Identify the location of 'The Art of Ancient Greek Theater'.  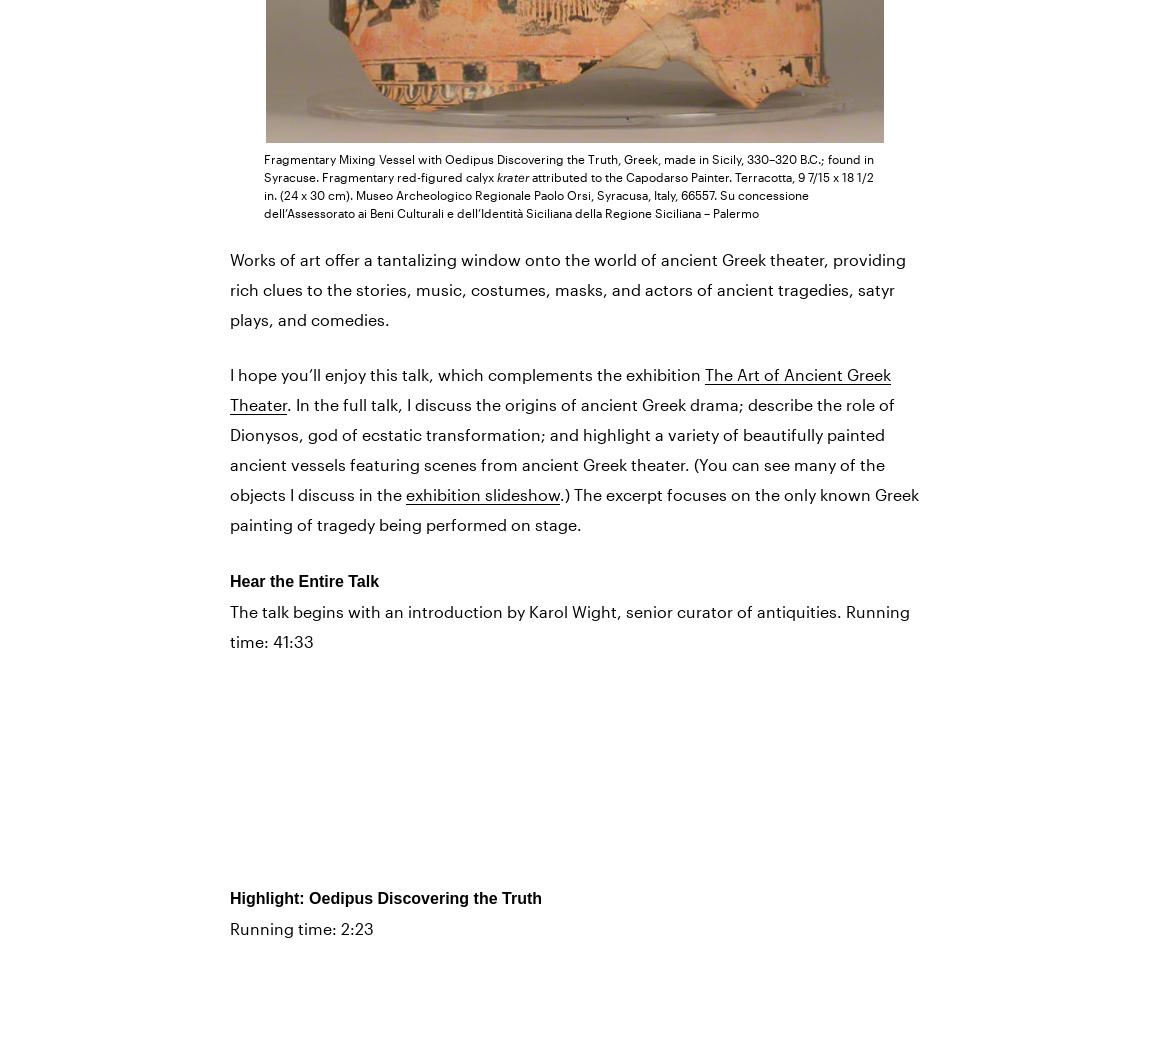
(560, 388).